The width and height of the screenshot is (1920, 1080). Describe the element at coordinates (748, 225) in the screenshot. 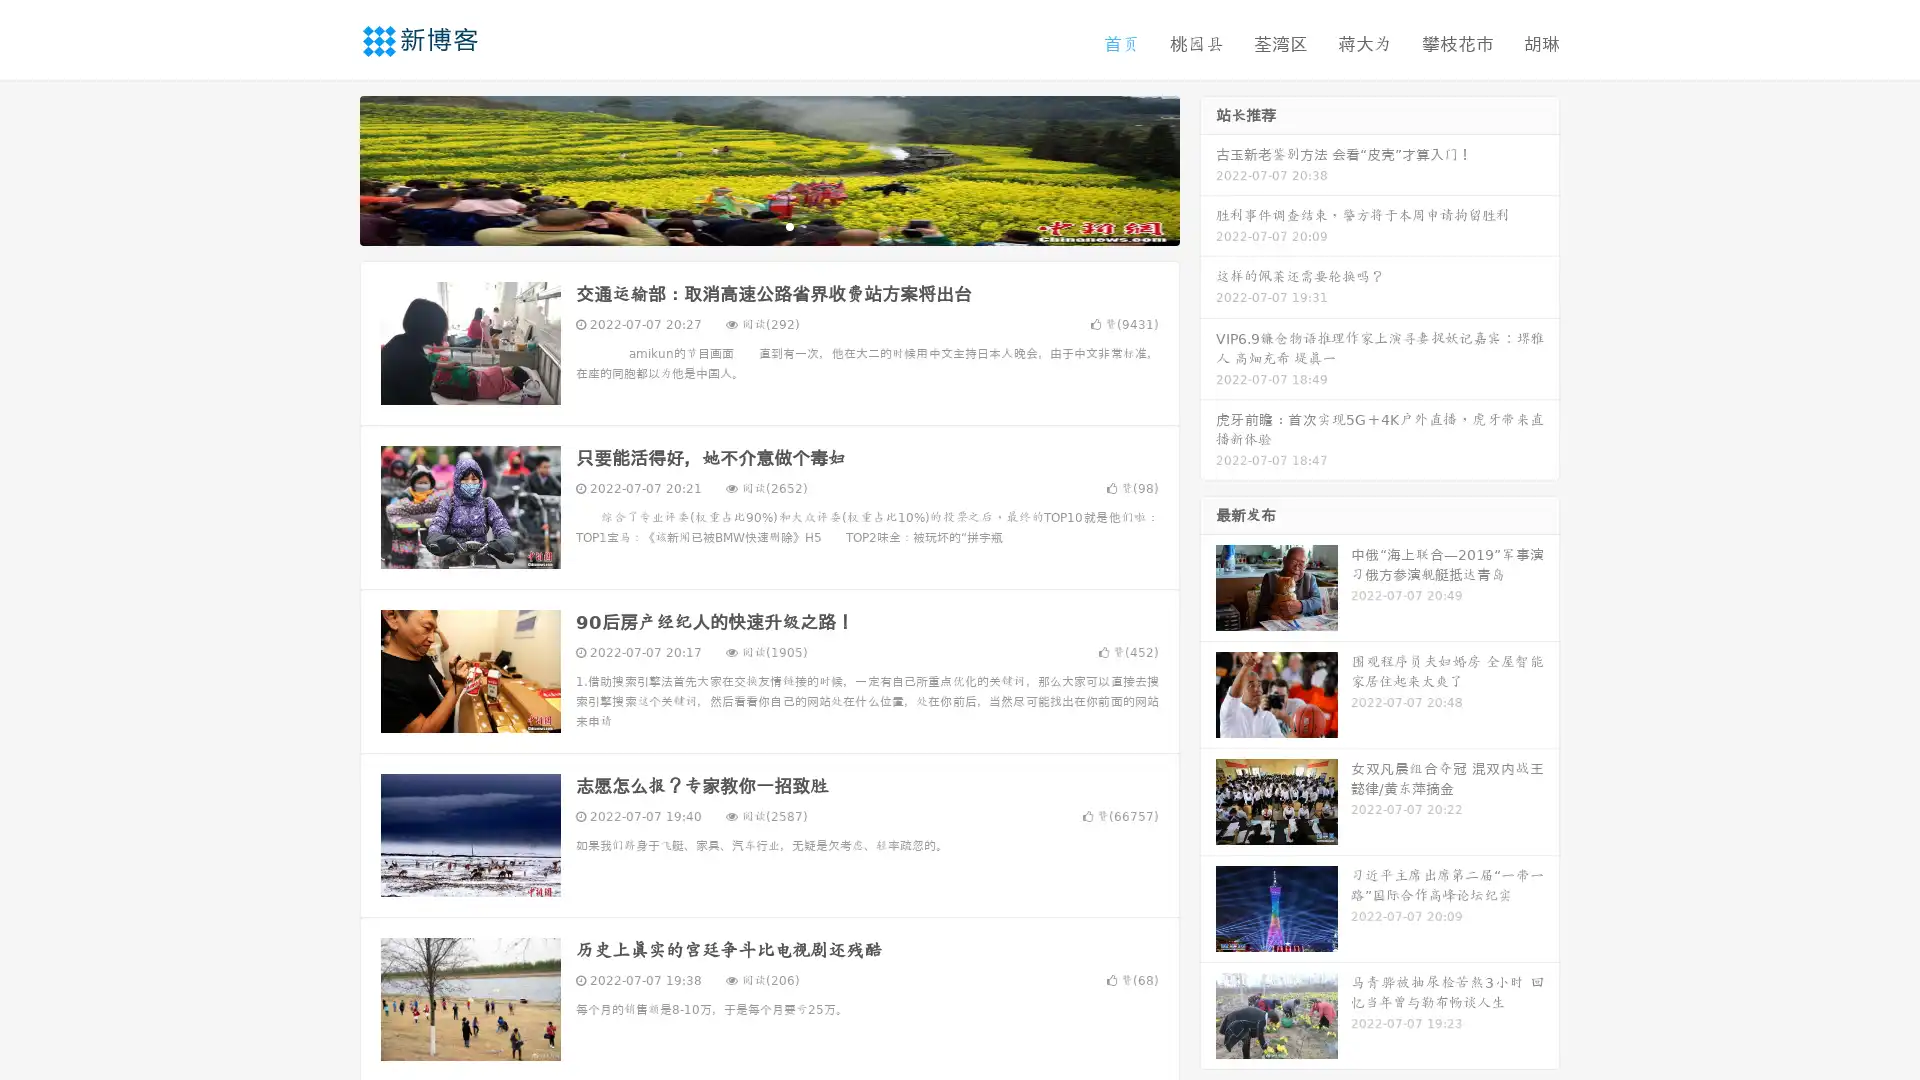

I see `Go to slide 1` at that location.